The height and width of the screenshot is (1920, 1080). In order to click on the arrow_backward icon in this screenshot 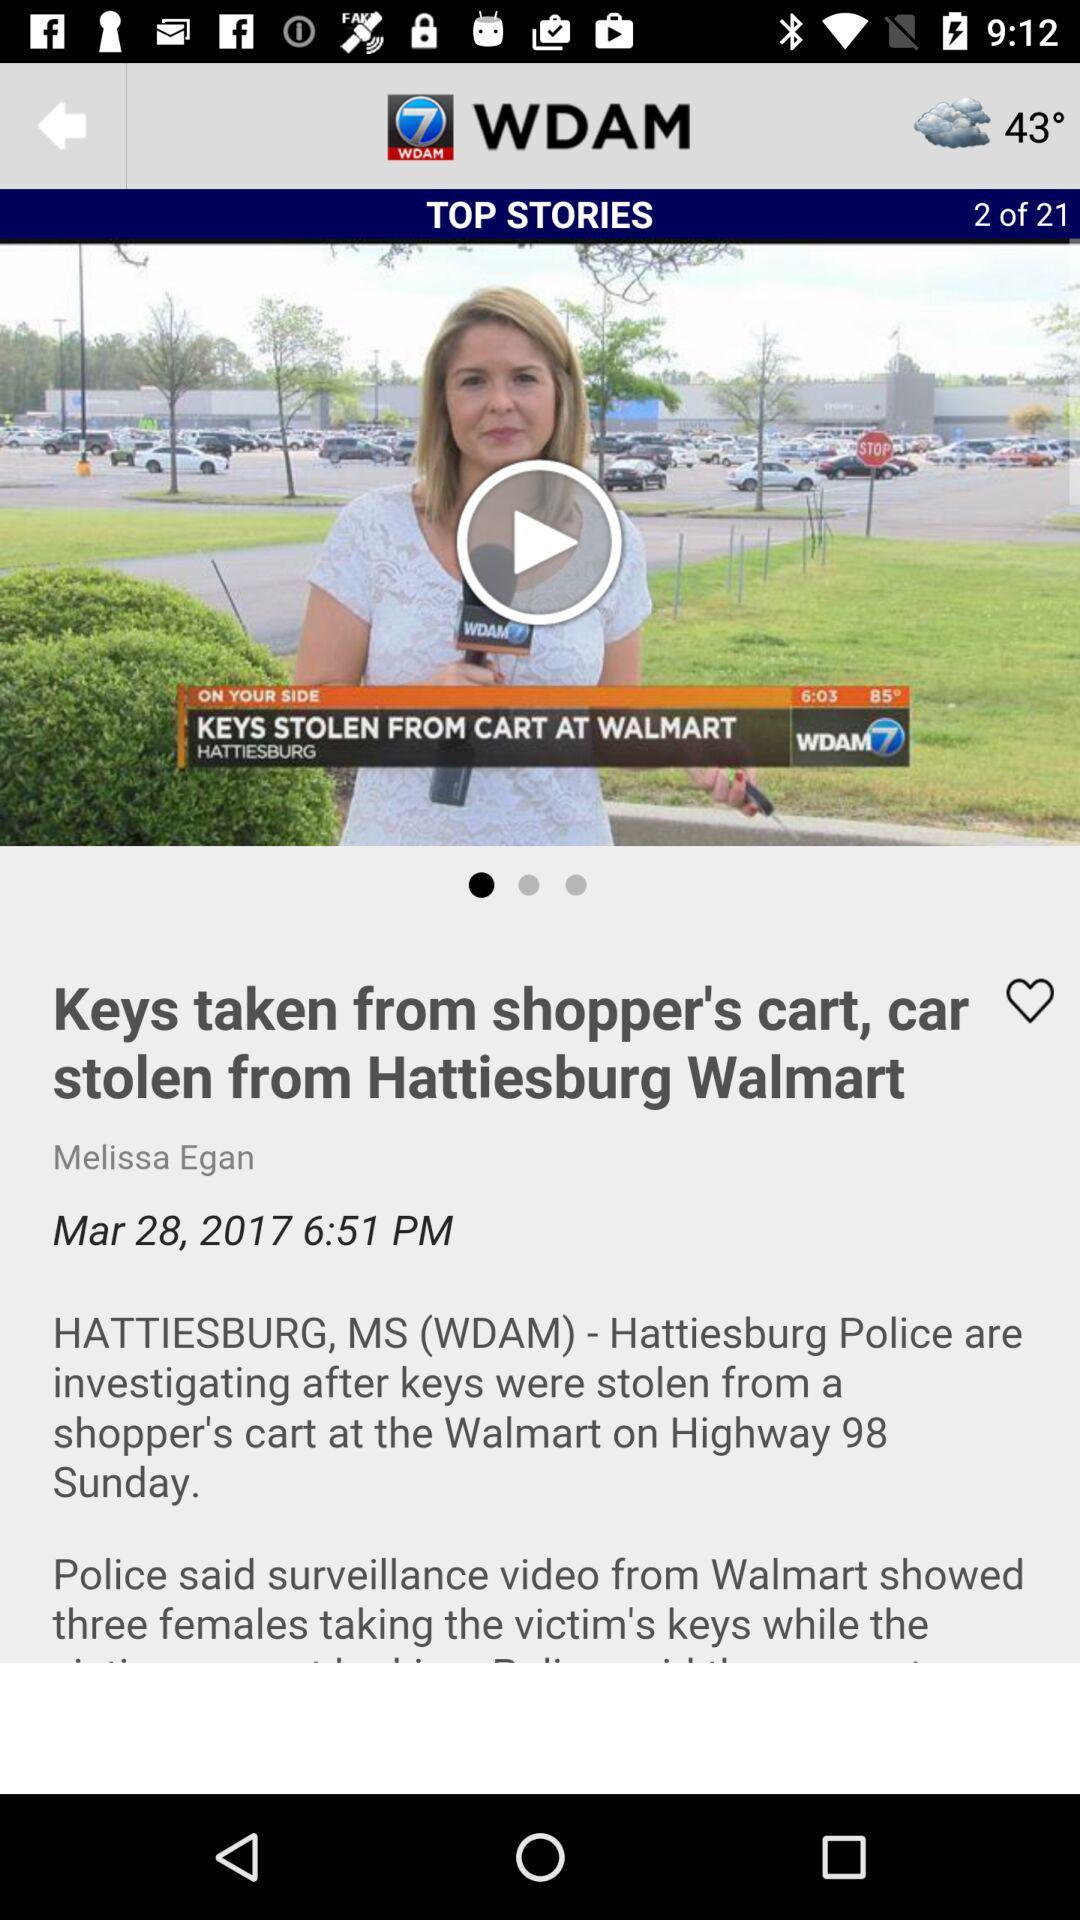, I will do `click(61, 124)`.